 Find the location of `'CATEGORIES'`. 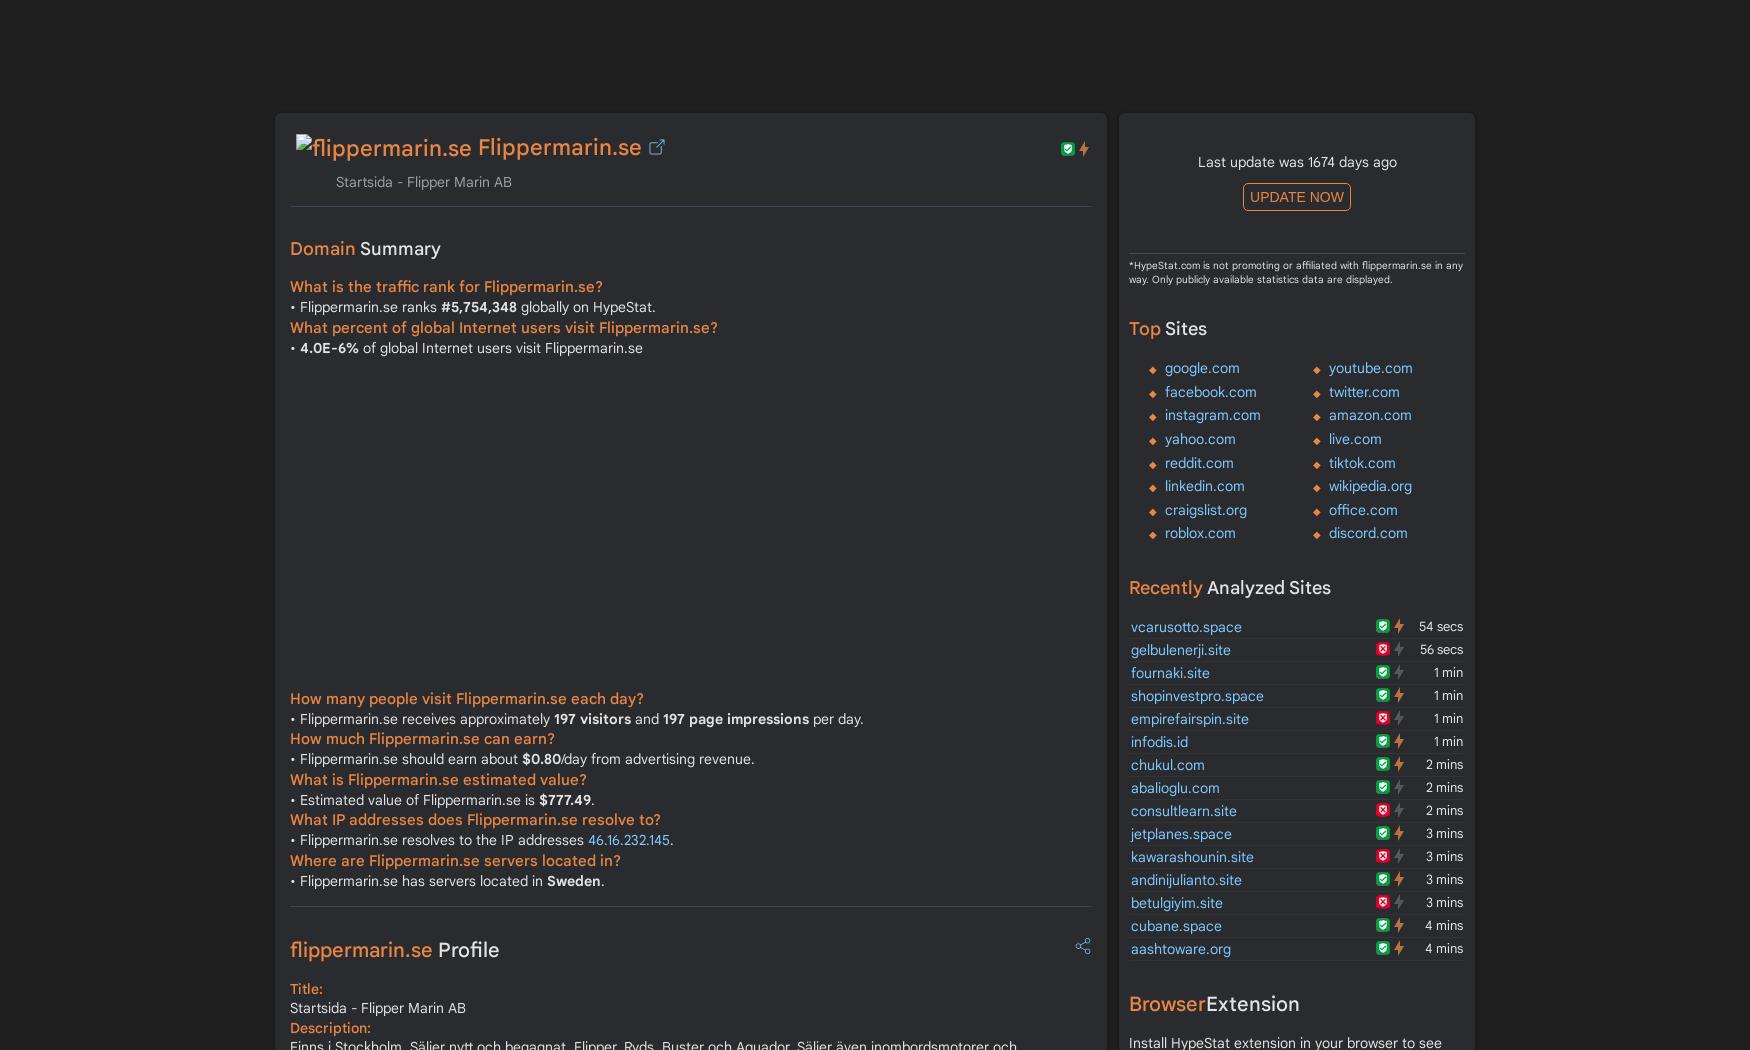

'CATEGORIES' is located at coordinates (1075, 11).